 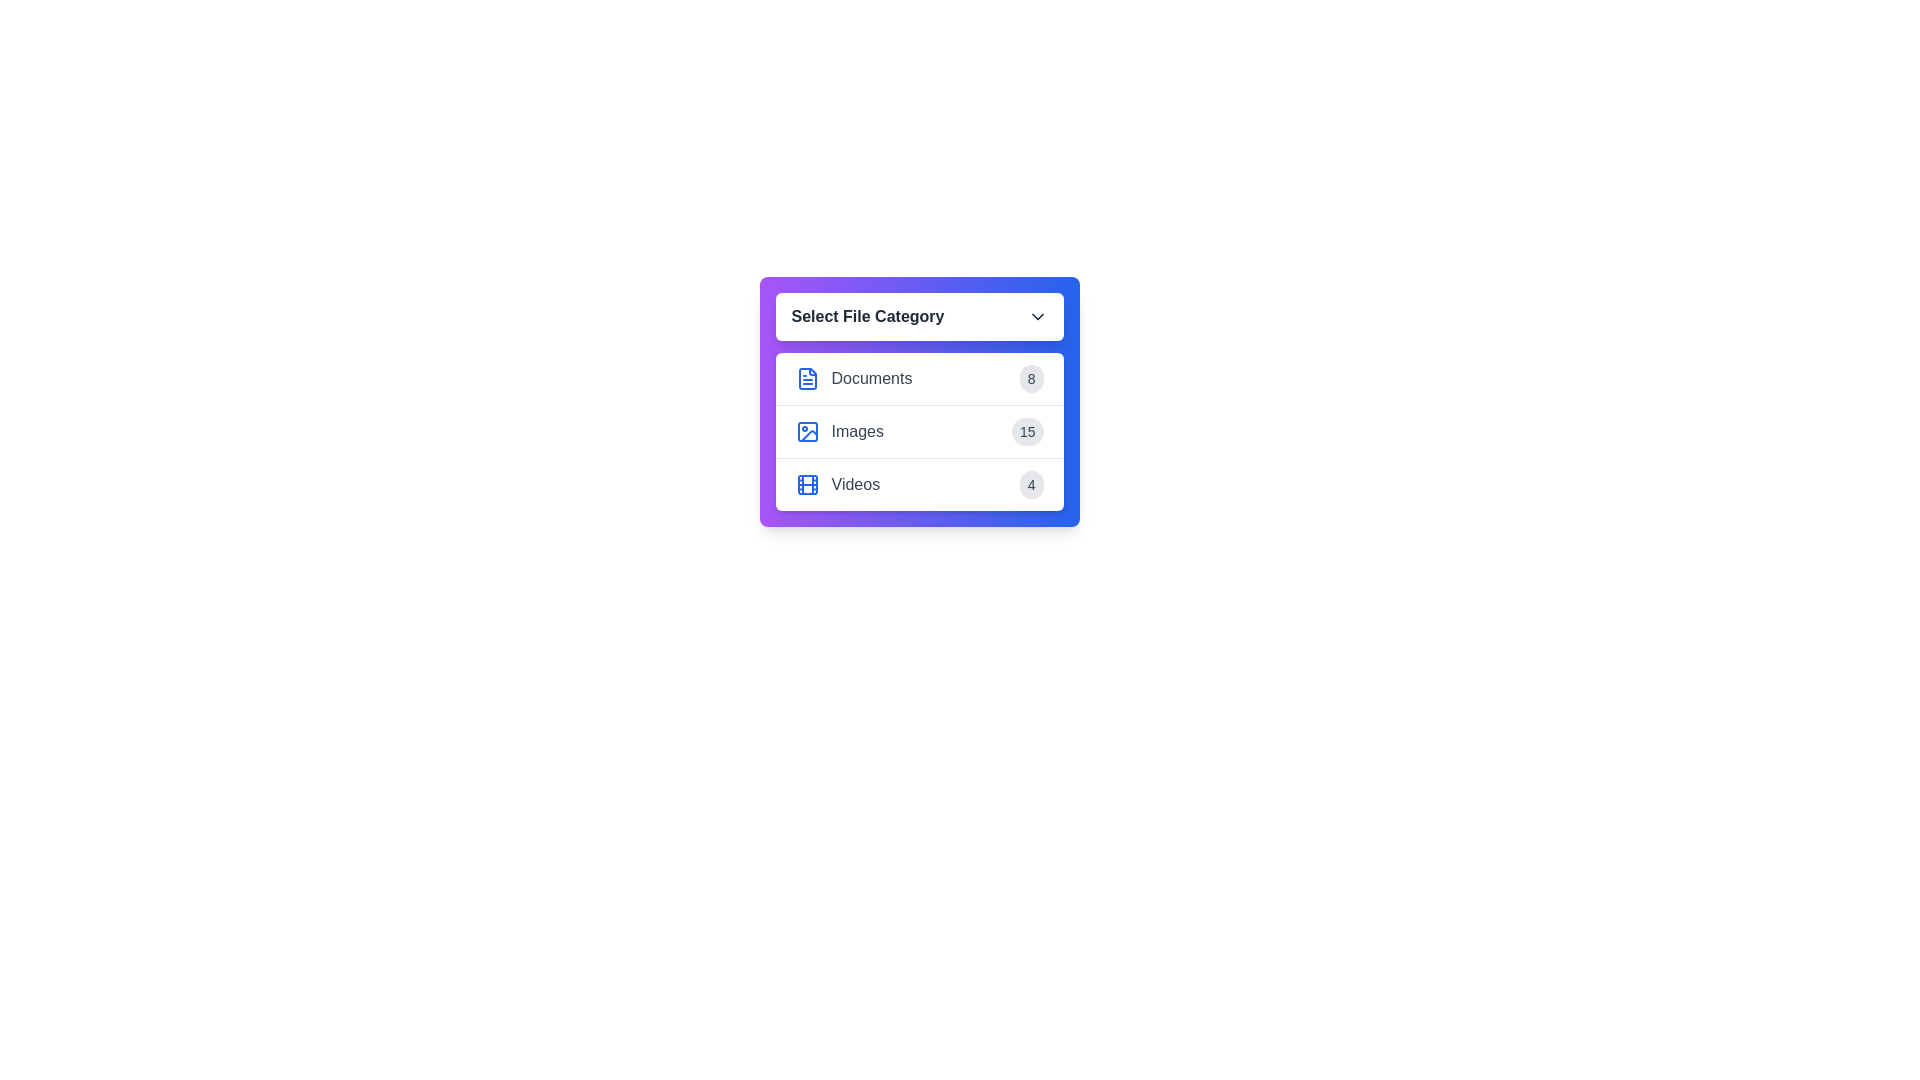 I want to click on the icon with a blue outline resembling a picture frame, located in the 'Images' category row of the dropdown menu, to the left of the text 'Images', so click(x=807, y=431).